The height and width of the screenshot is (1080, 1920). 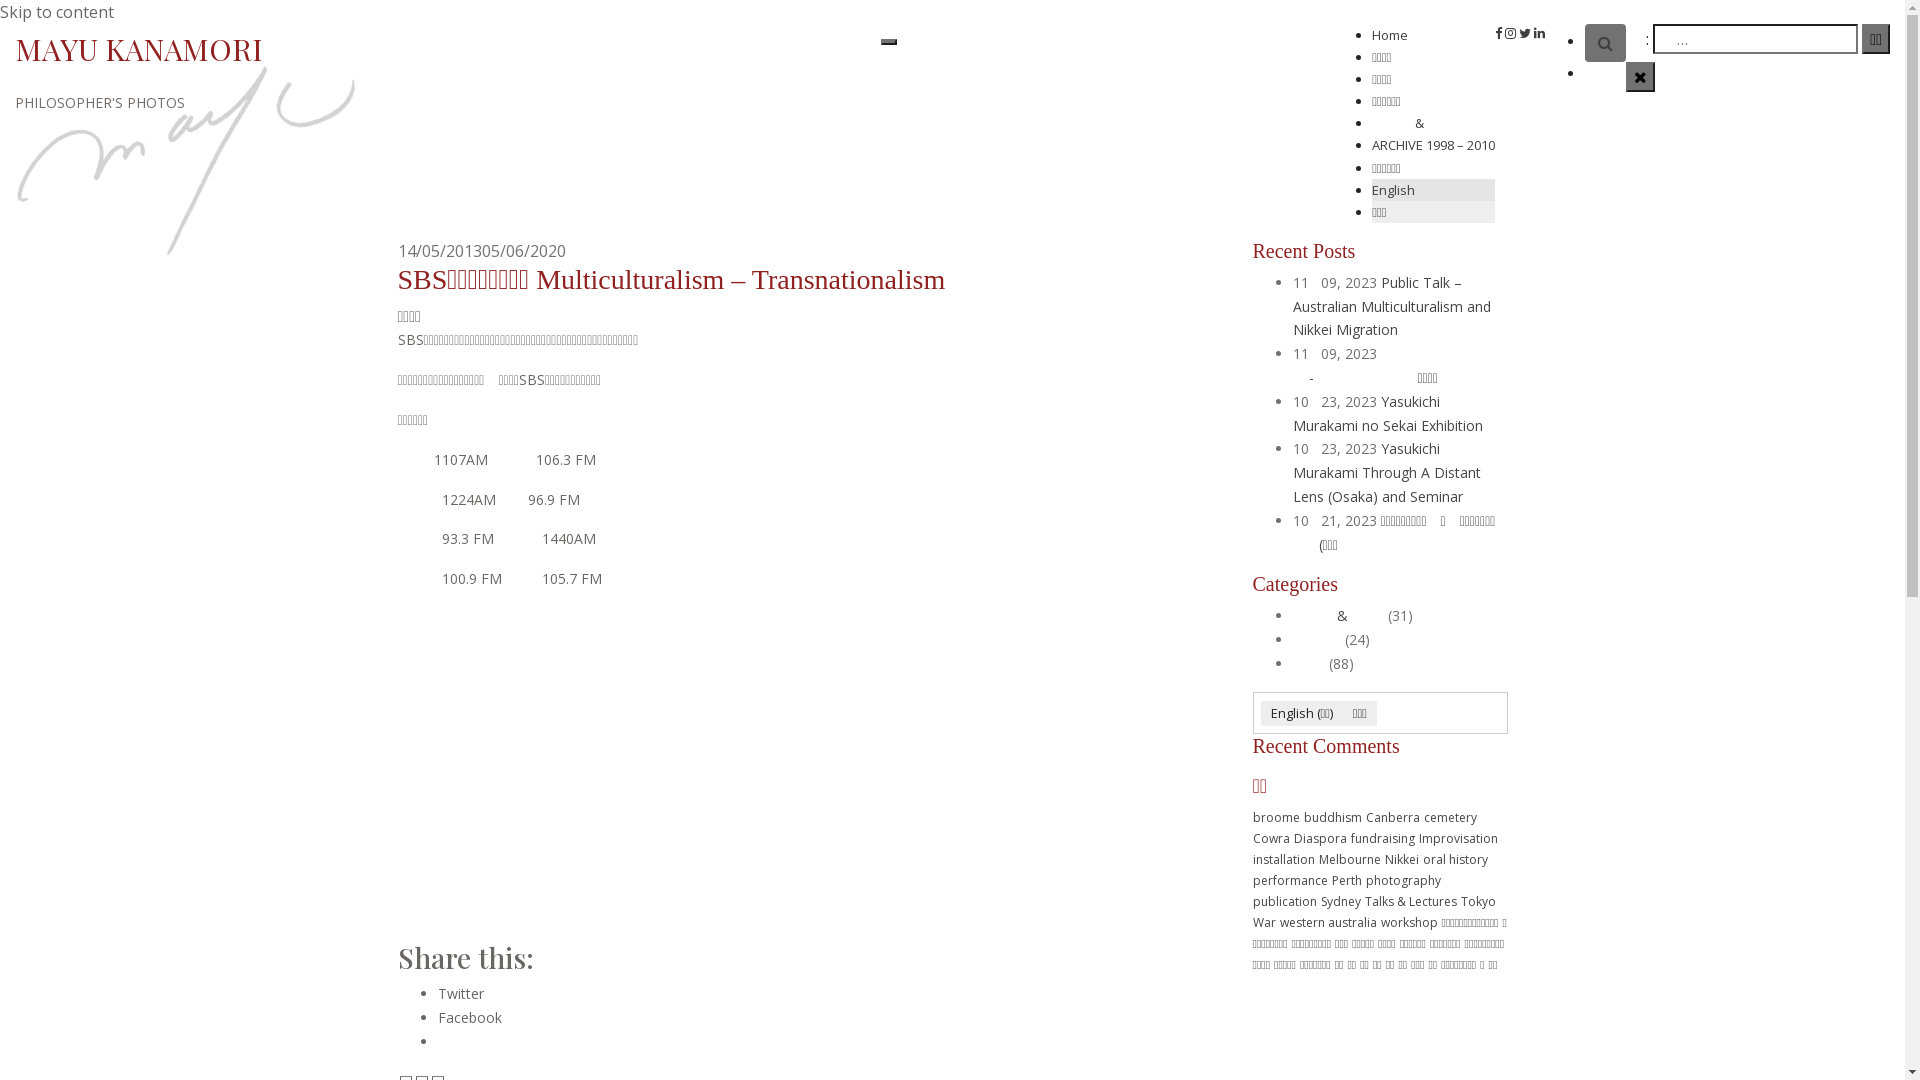 I want to click on 'Search Button', so click(x=1605, y=42).